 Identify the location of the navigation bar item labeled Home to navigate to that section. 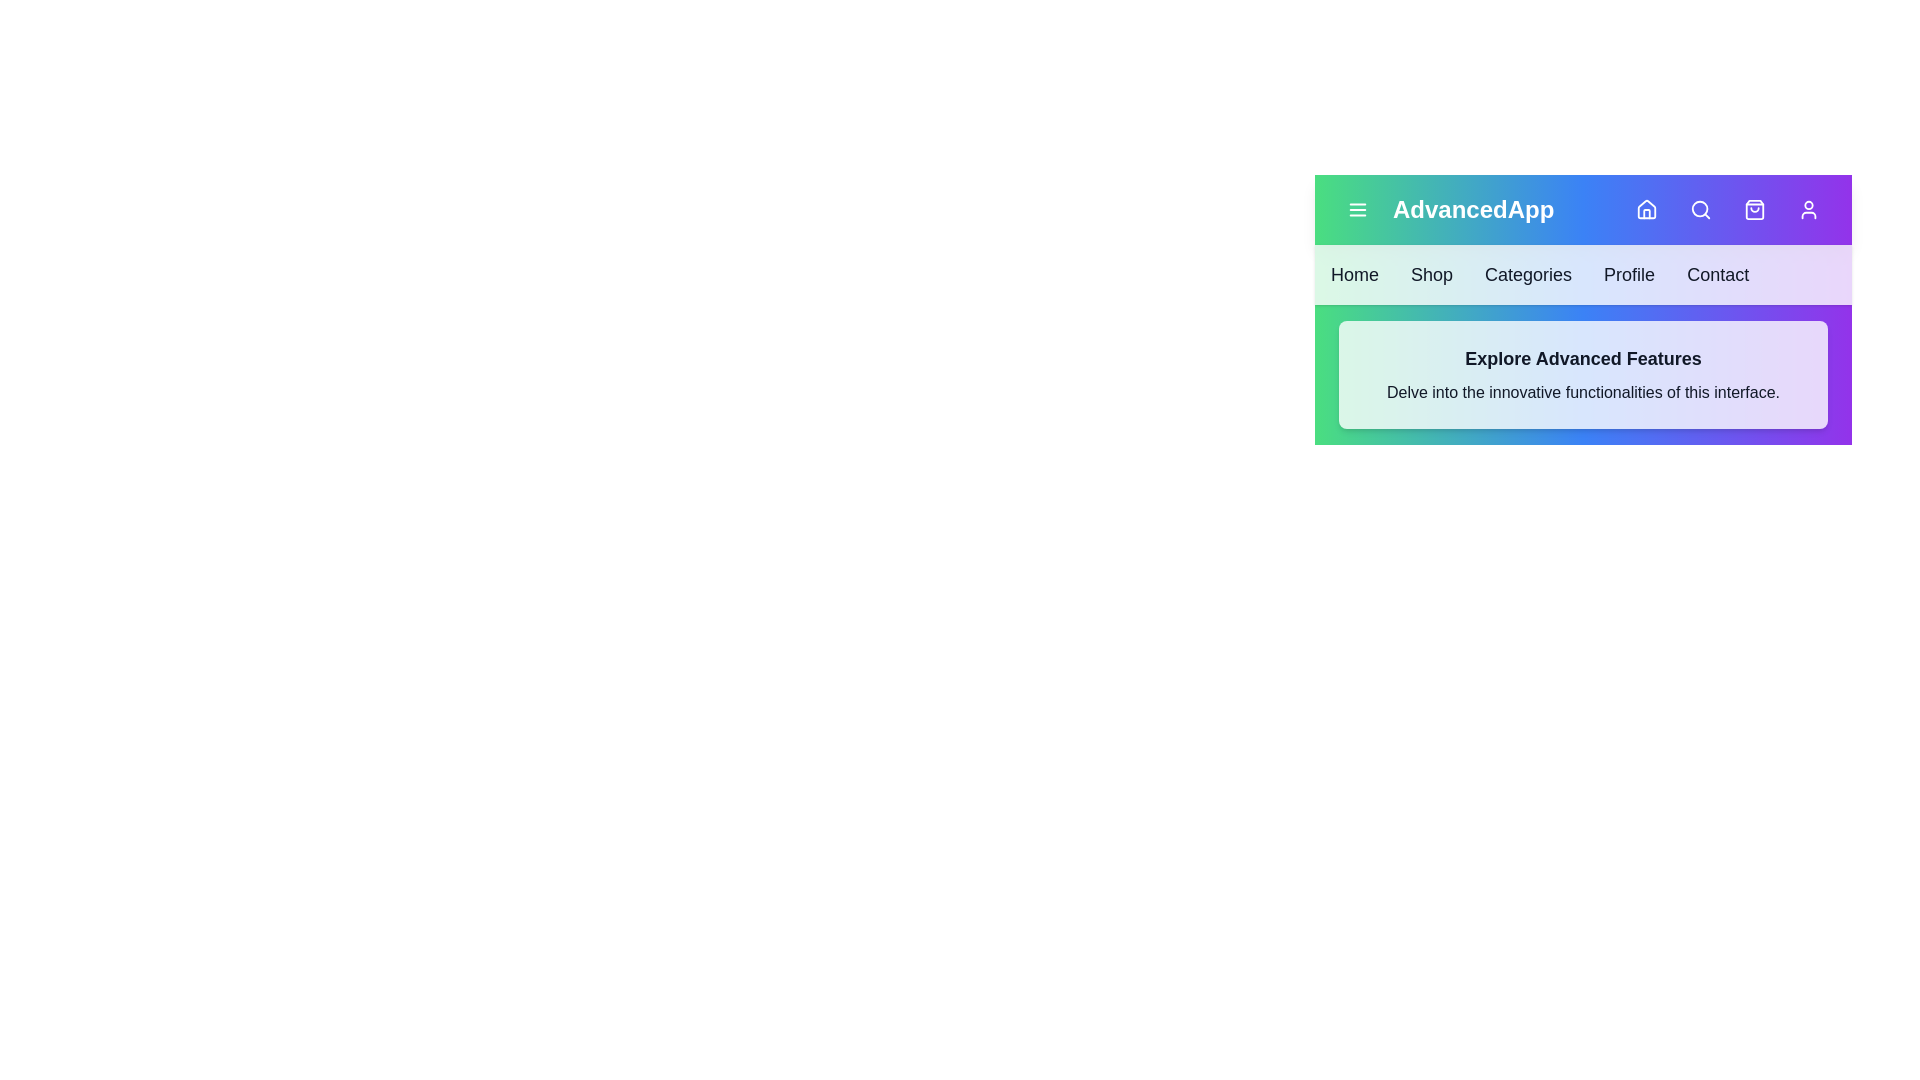
(1354, 274).